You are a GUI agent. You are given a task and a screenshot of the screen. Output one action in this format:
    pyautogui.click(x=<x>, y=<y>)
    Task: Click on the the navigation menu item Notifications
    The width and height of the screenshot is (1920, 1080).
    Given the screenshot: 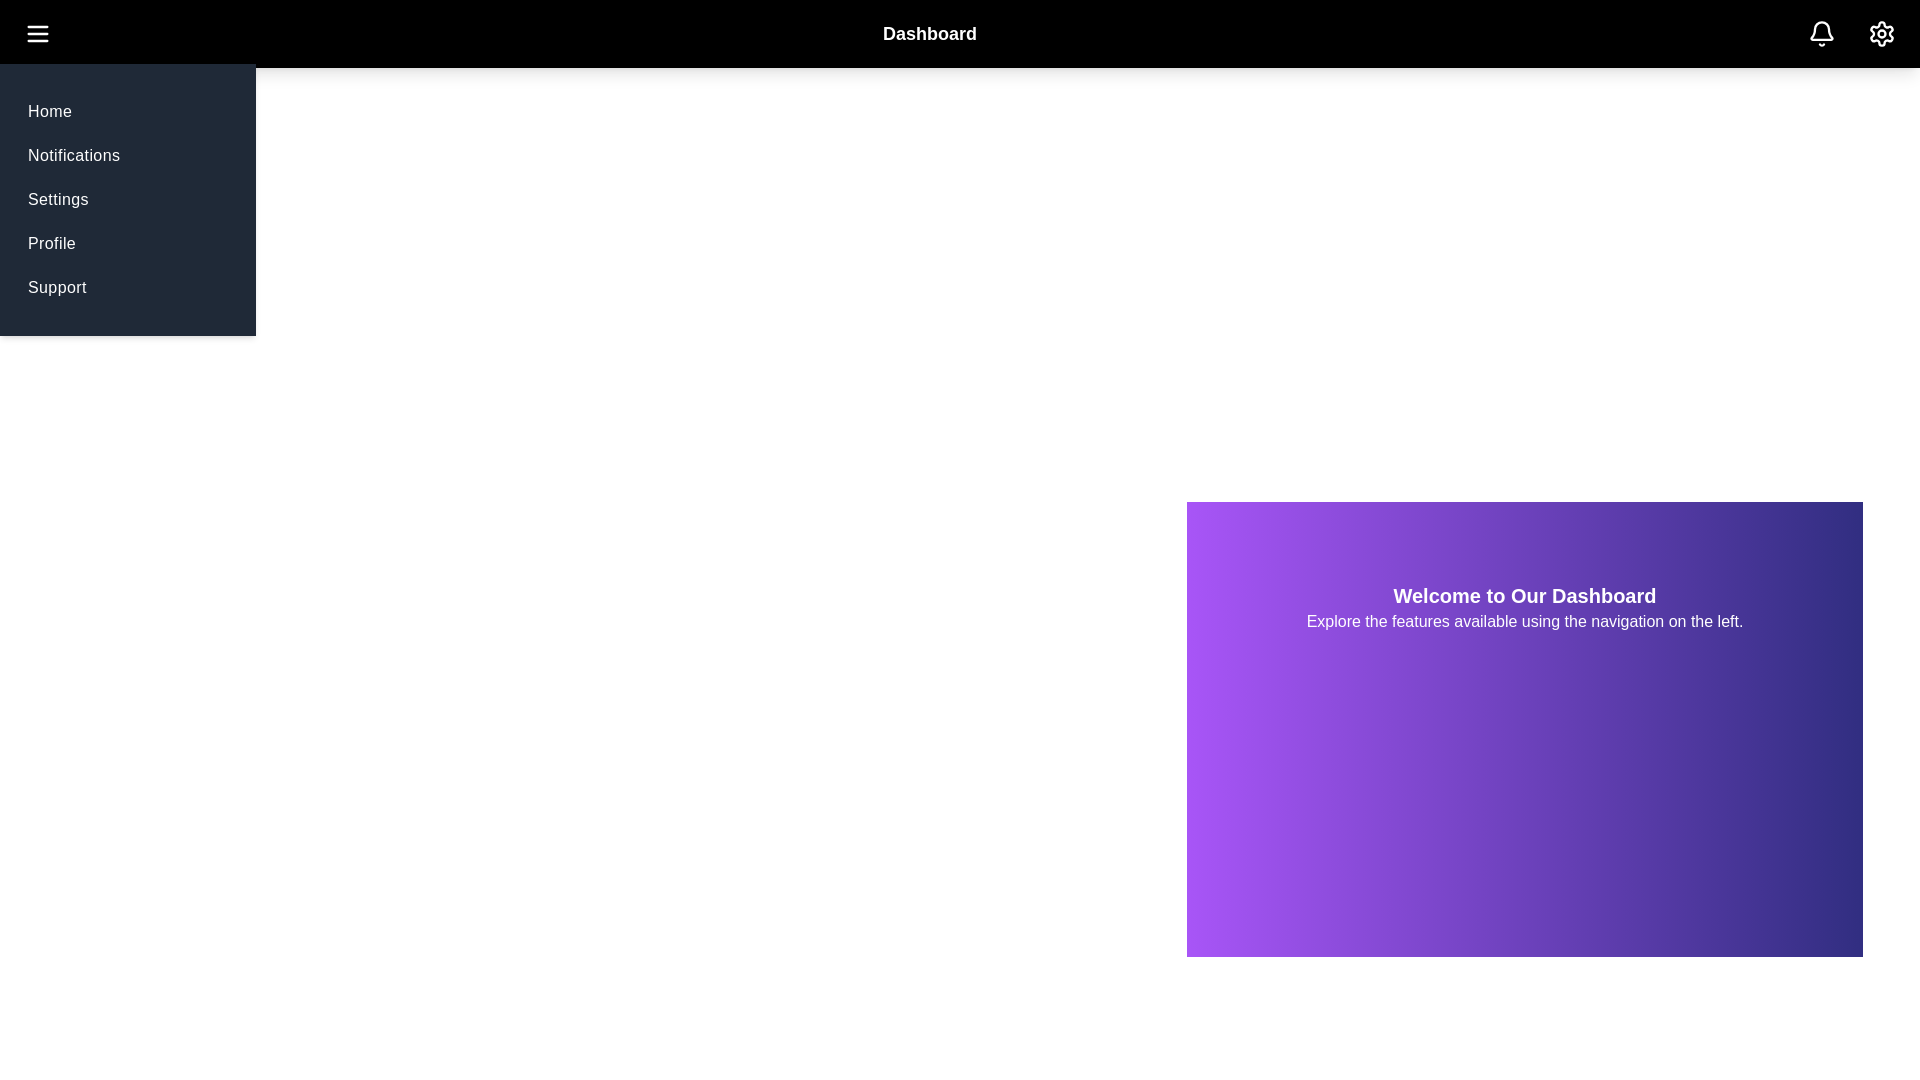 What is the action you would take?
    pyautogui.click(x=73, y=154)
    